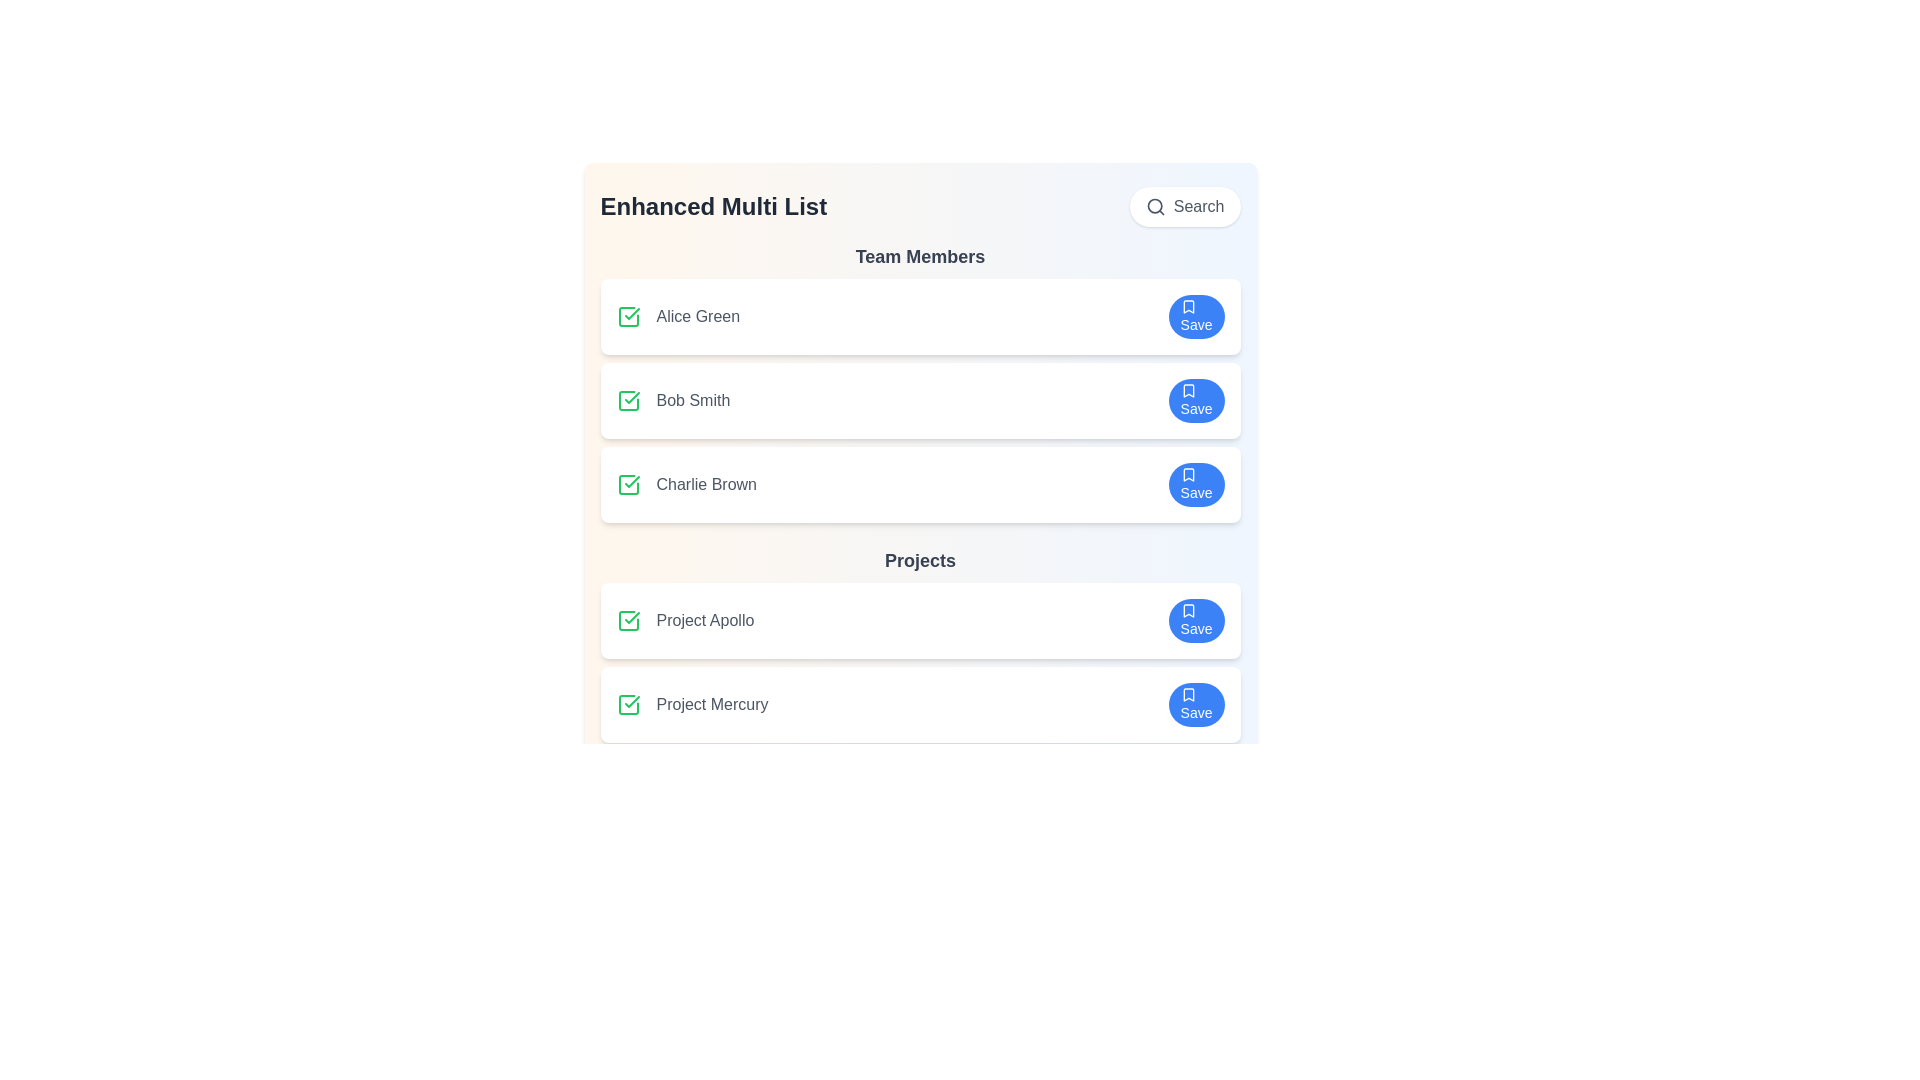  What do you see at coordinates (1196, 401) in the screenshot?
I see `the save button for Bob Smith` at bounding box center [1196, 401].